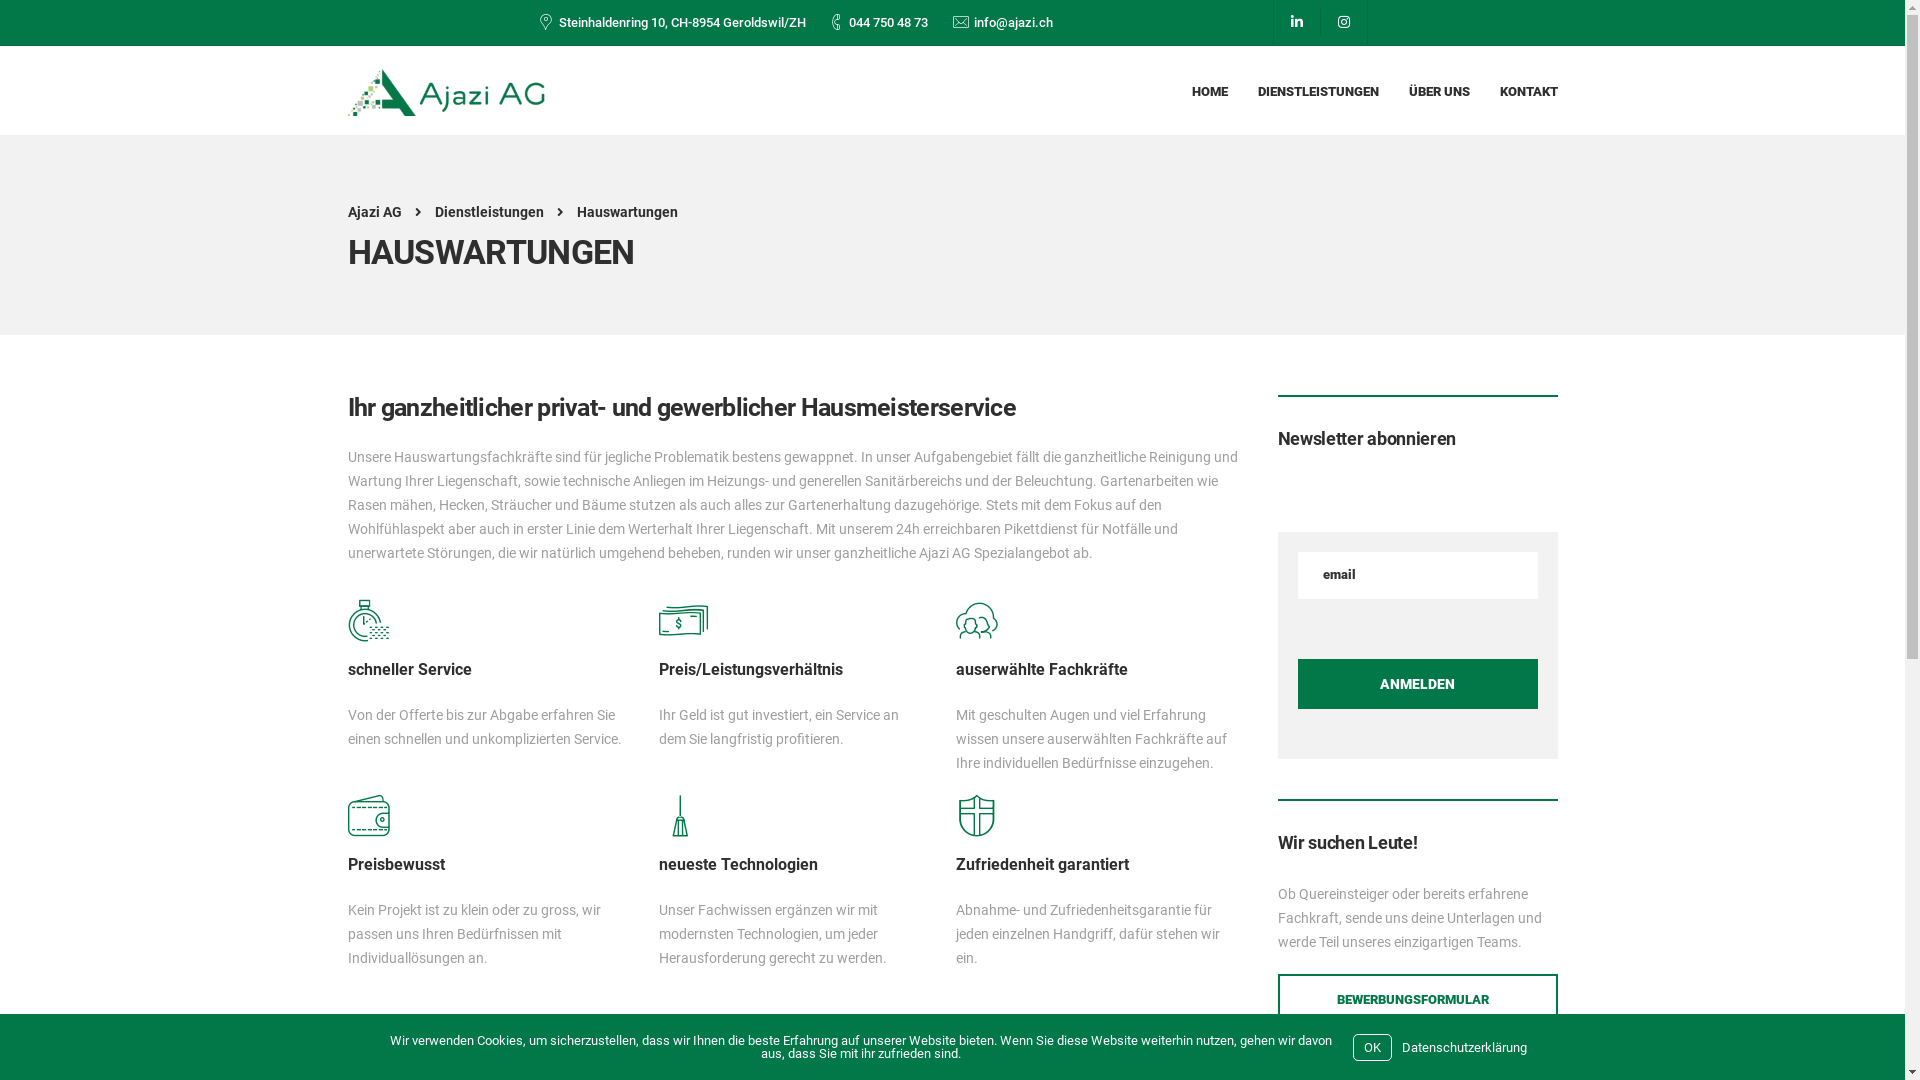 The width and height of the screenshot is (1920, 1080). Describe the element at coordinates (488, 212) in the screenshot. I see `'Dienstleistungen'` at that location.